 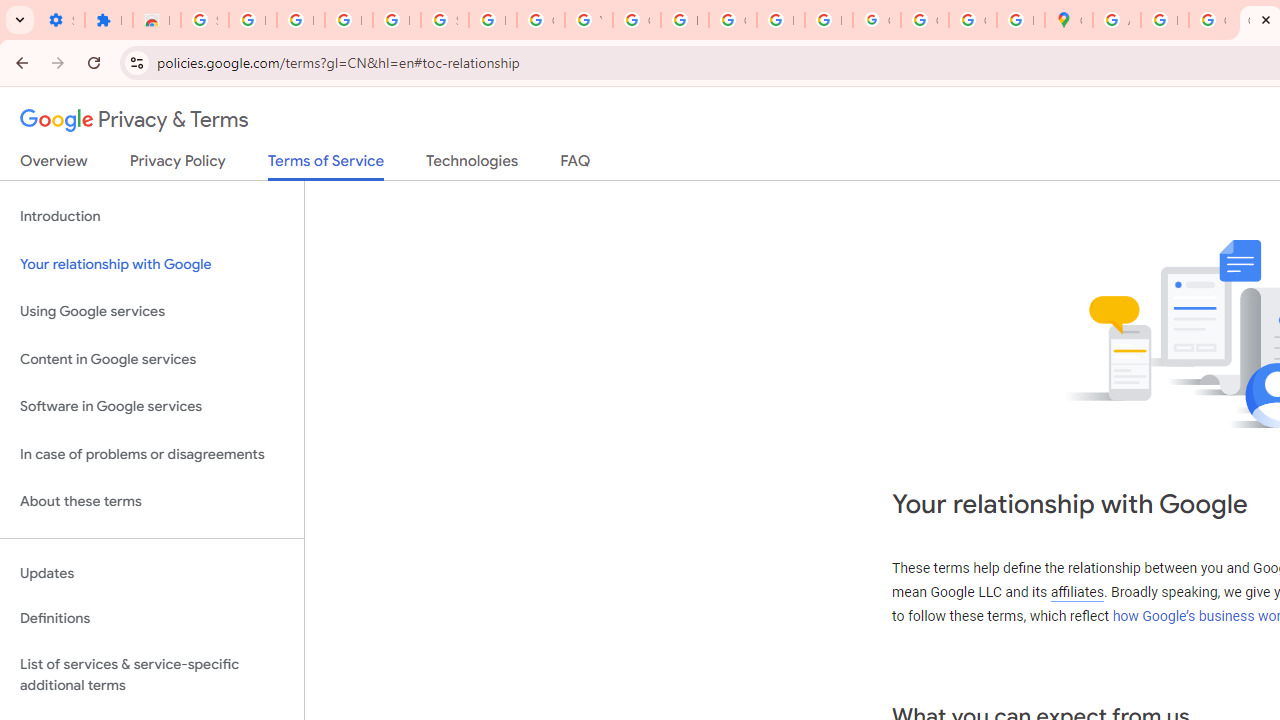 What do you see at coordinates (1067, 20) in the screenshot?
I see `'Google Maps'` at bounding box center [1067, 20].